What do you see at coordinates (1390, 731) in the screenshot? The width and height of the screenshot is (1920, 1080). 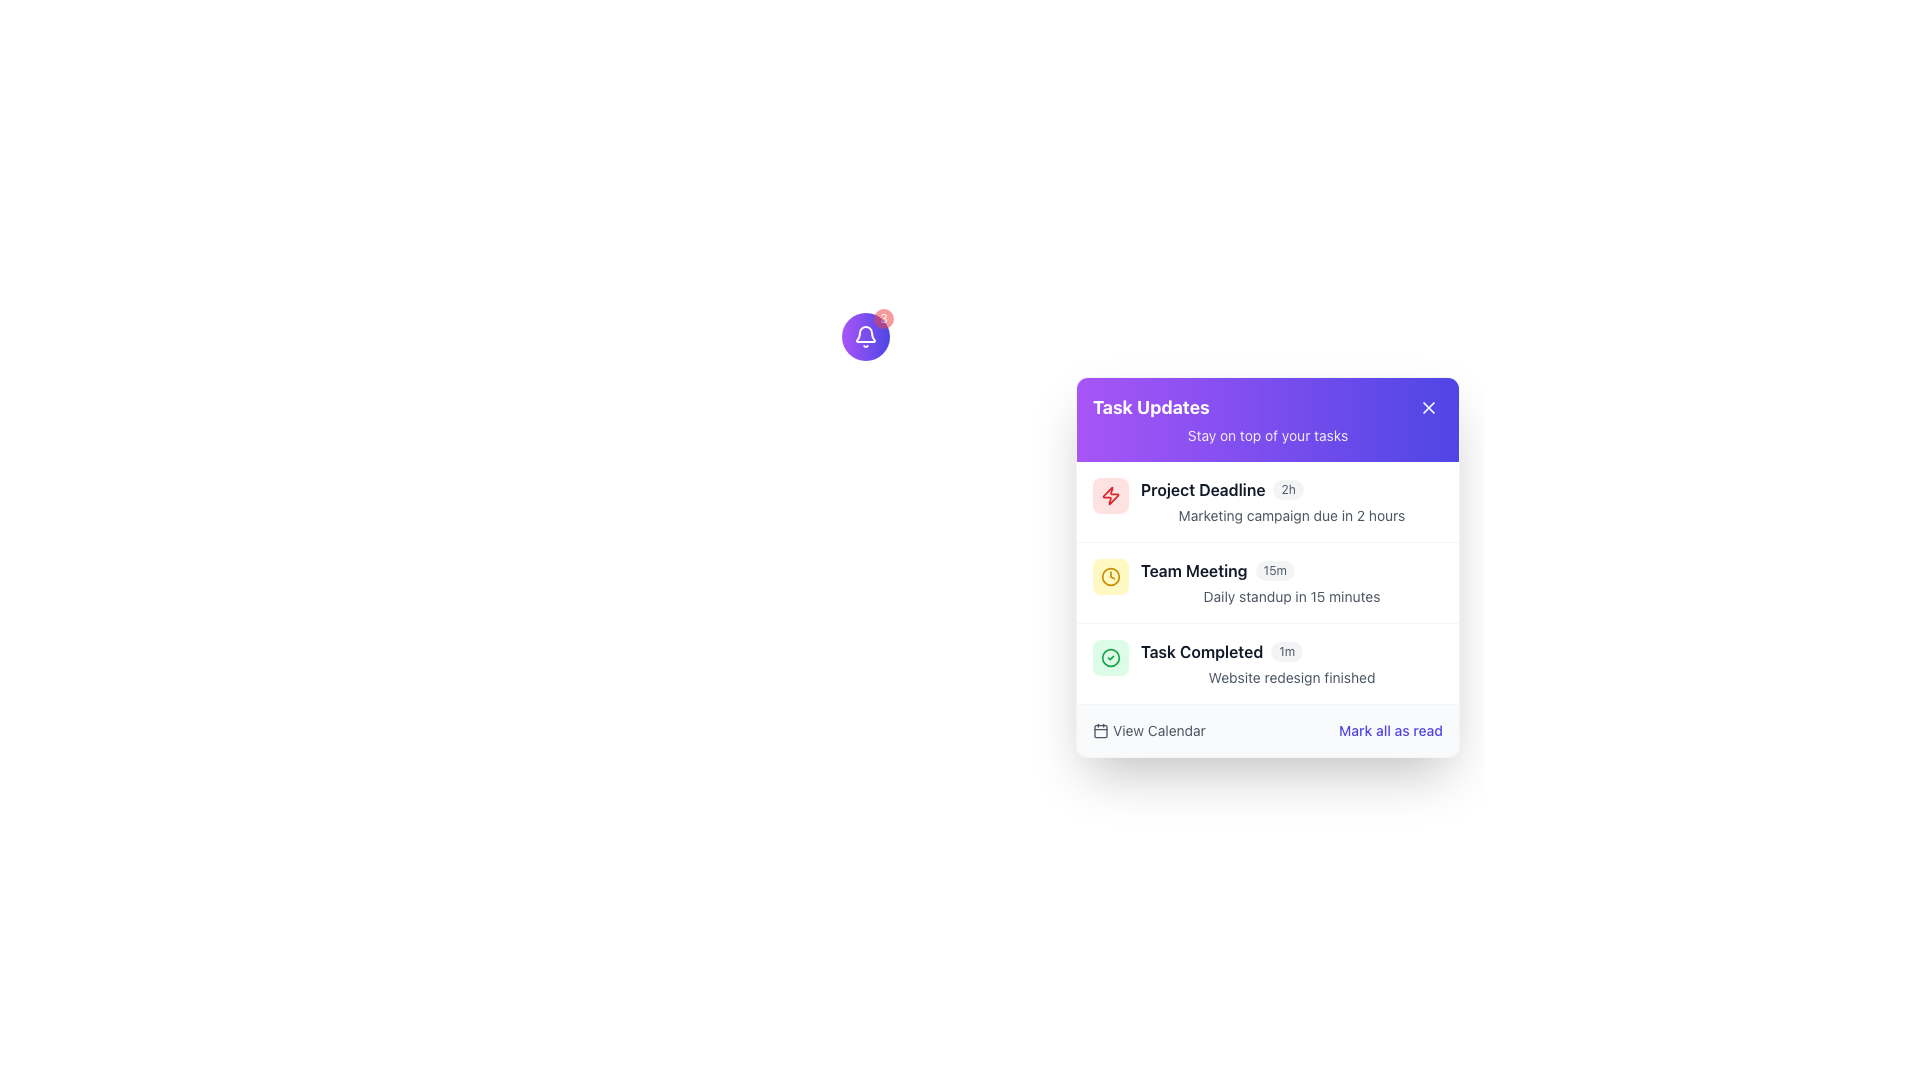 I see `the interactive link at the bottom-right of the 'Task Updates' notification panel to mark all notifications as read` at bounding box center [1390, 731].